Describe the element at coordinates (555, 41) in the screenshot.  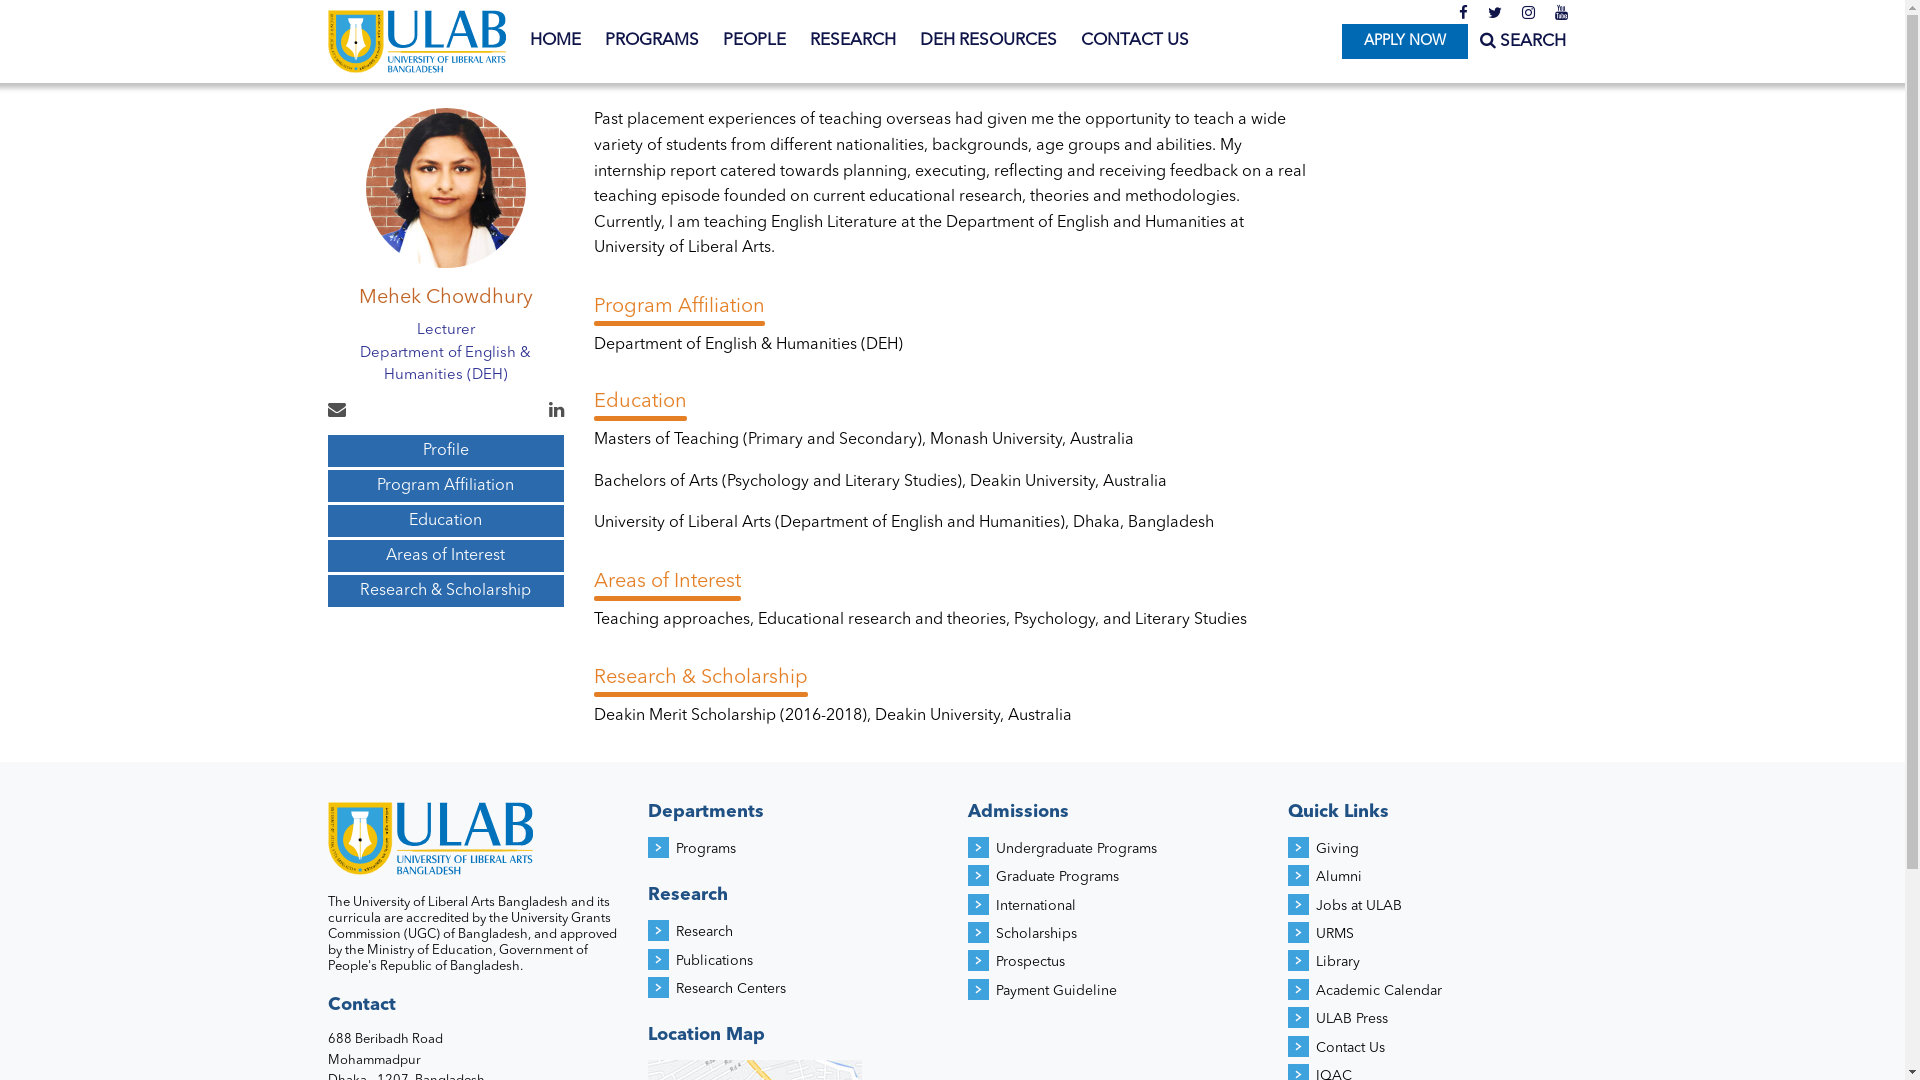
I see `'HOME'` at that location.